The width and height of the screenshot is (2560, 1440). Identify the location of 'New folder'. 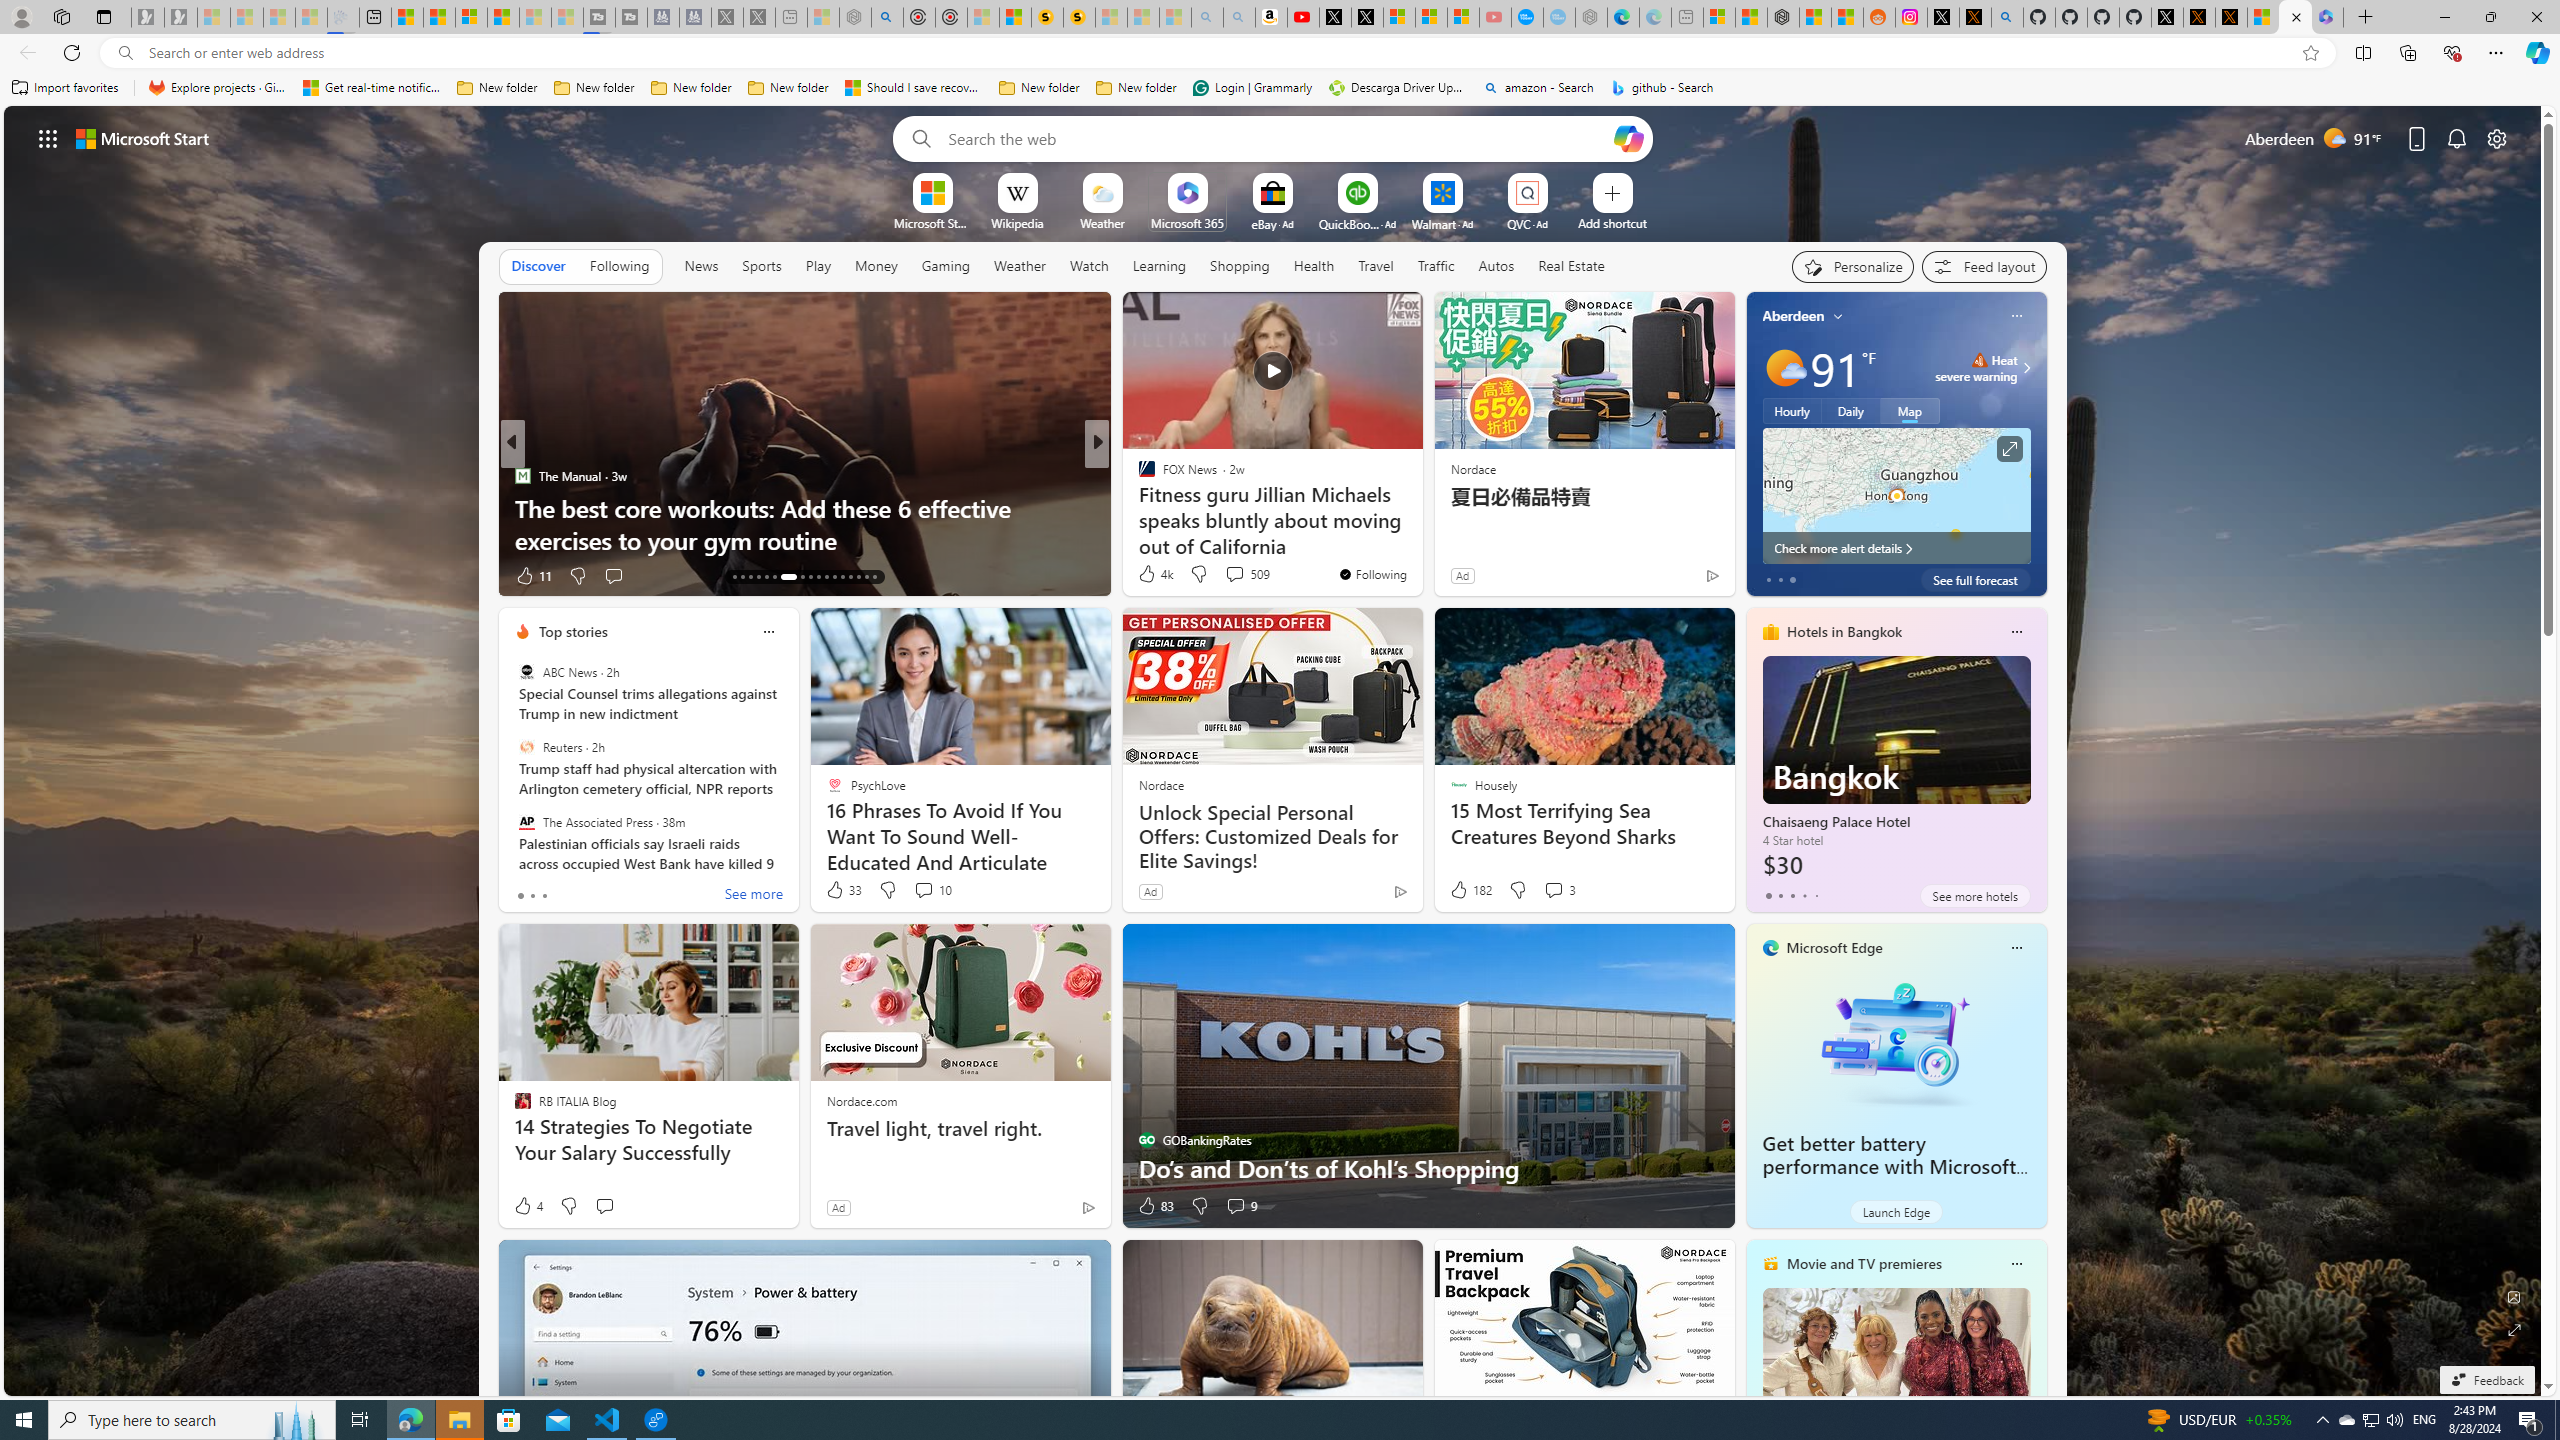
(1136, 87).